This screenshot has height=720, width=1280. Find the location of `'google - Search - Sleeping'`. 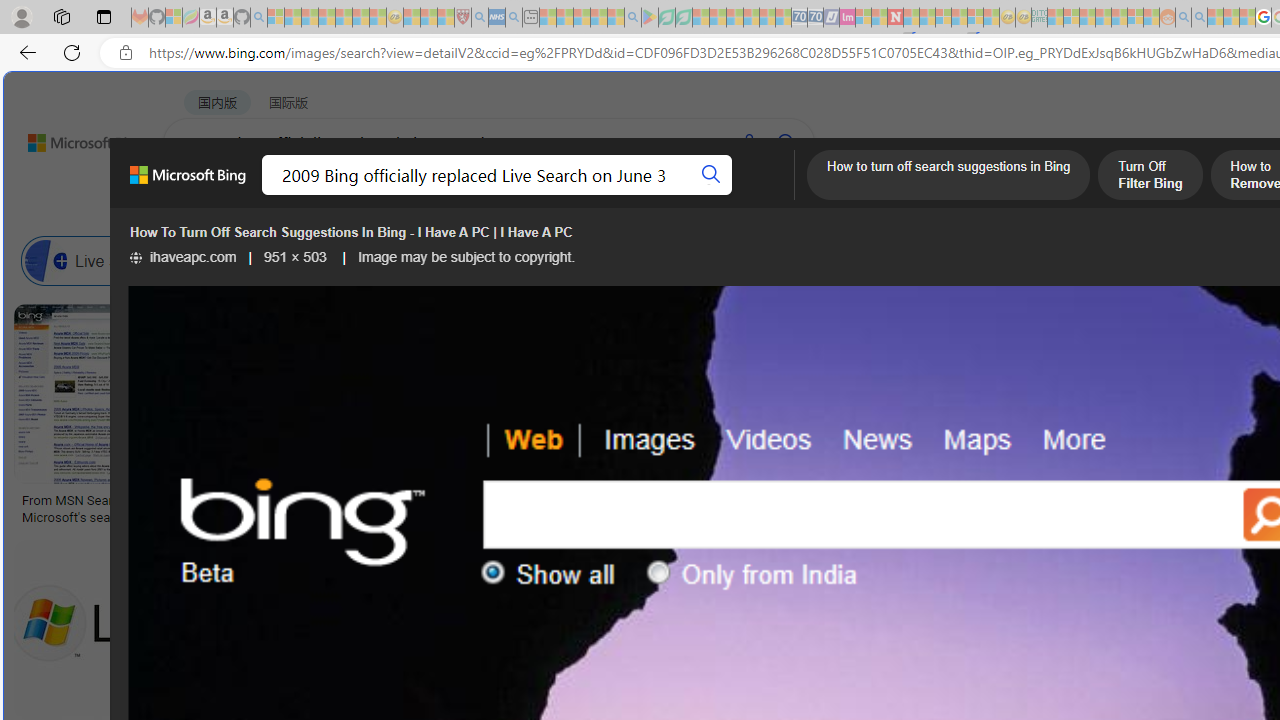

'google - Search - Sleeping' is located at coordinates (631, 17).